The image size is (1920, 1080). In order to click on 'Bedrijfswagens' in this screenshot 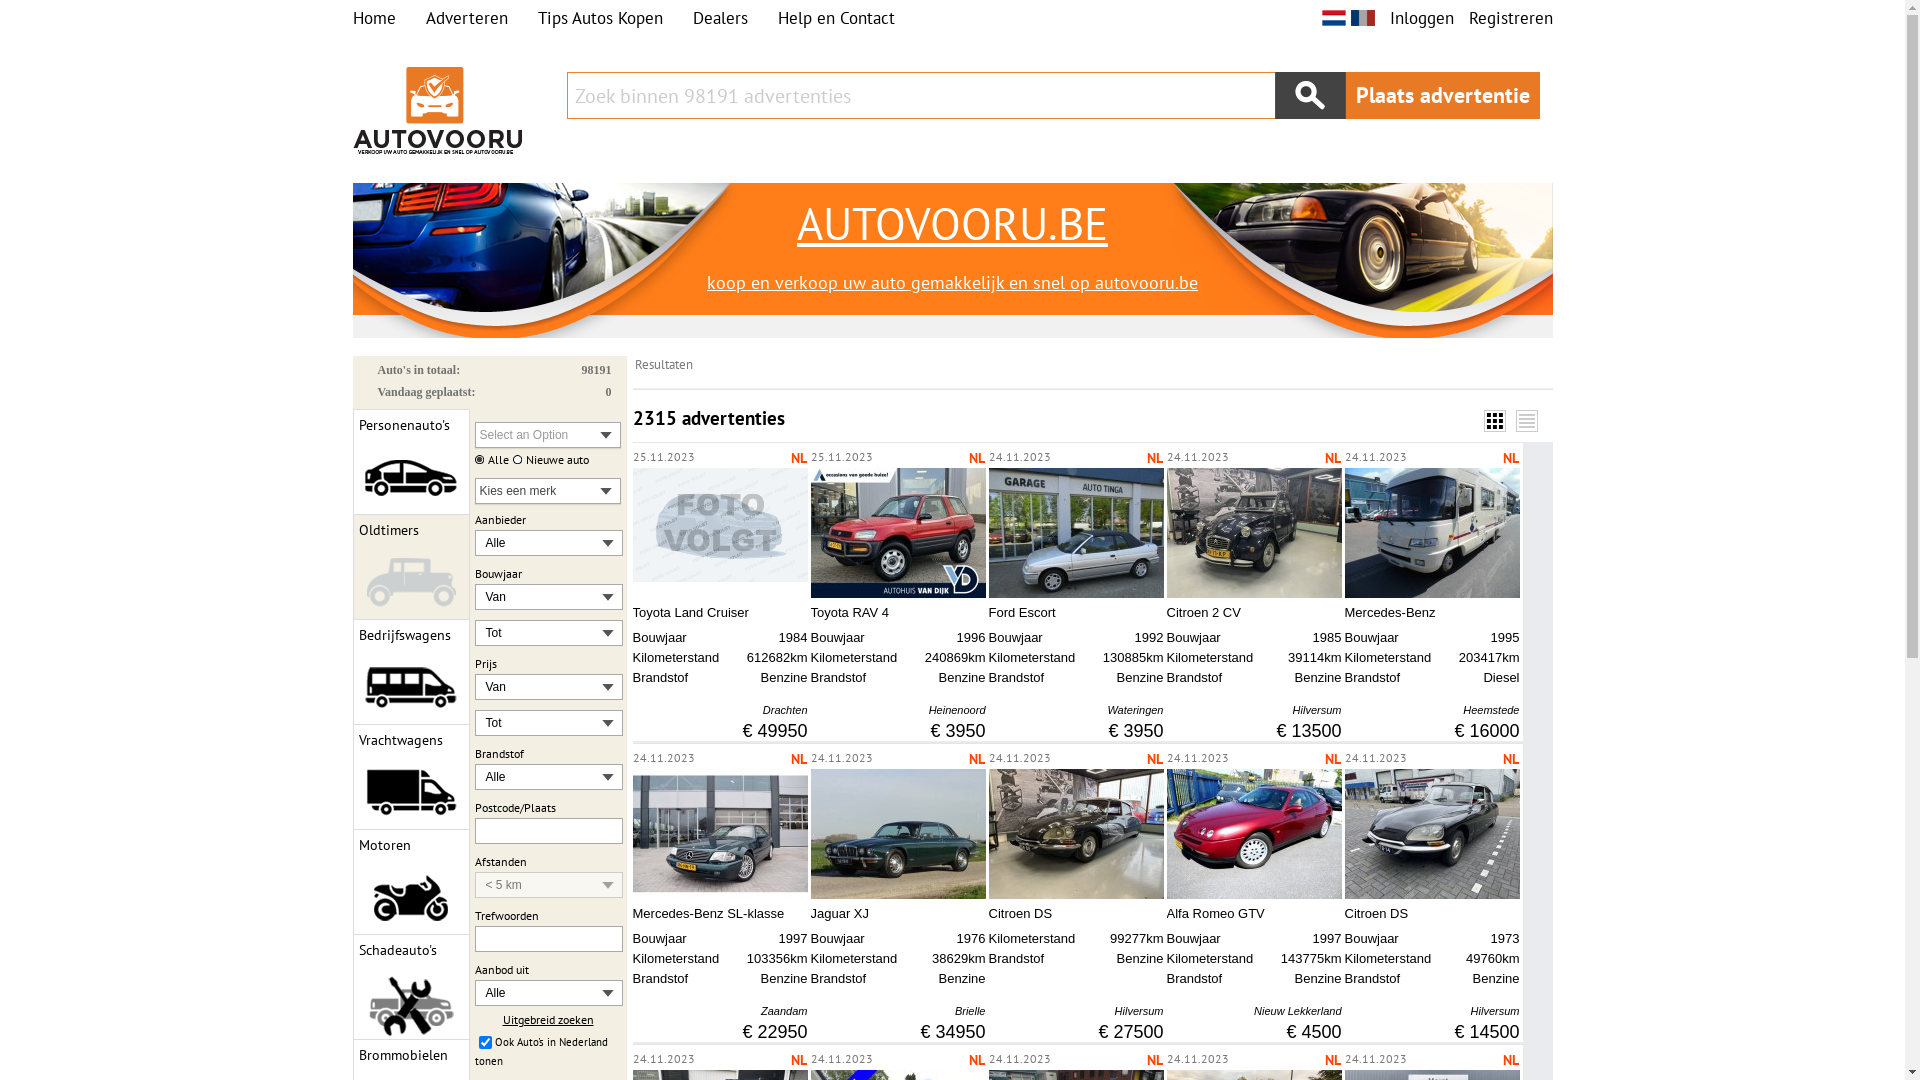, I will do `click(409, 672)`.